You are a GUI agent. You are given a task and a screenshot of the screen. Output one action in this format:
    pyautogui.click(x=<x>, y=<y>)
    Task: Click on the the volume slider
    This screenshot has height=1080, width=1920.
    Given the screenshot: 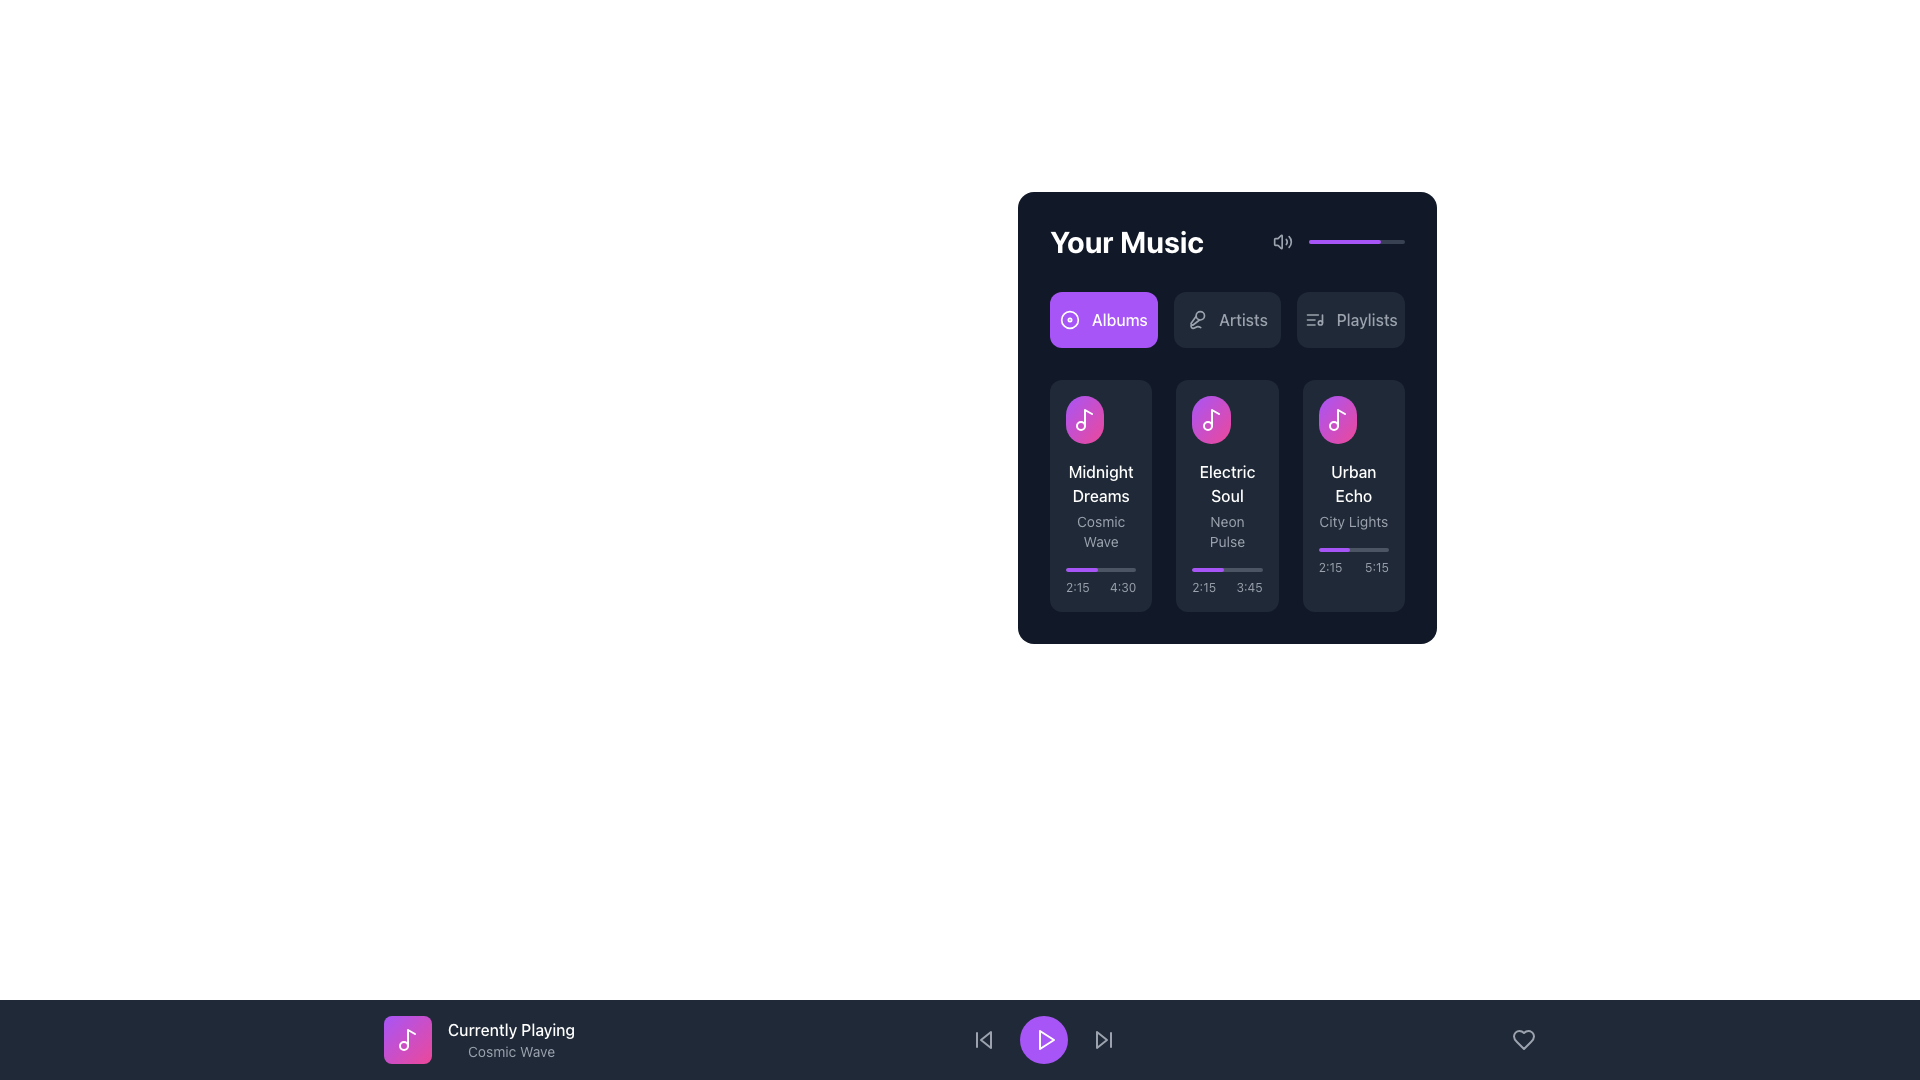 What is the action you would take?
    pyautogui.click(x=1317, y=241)
    